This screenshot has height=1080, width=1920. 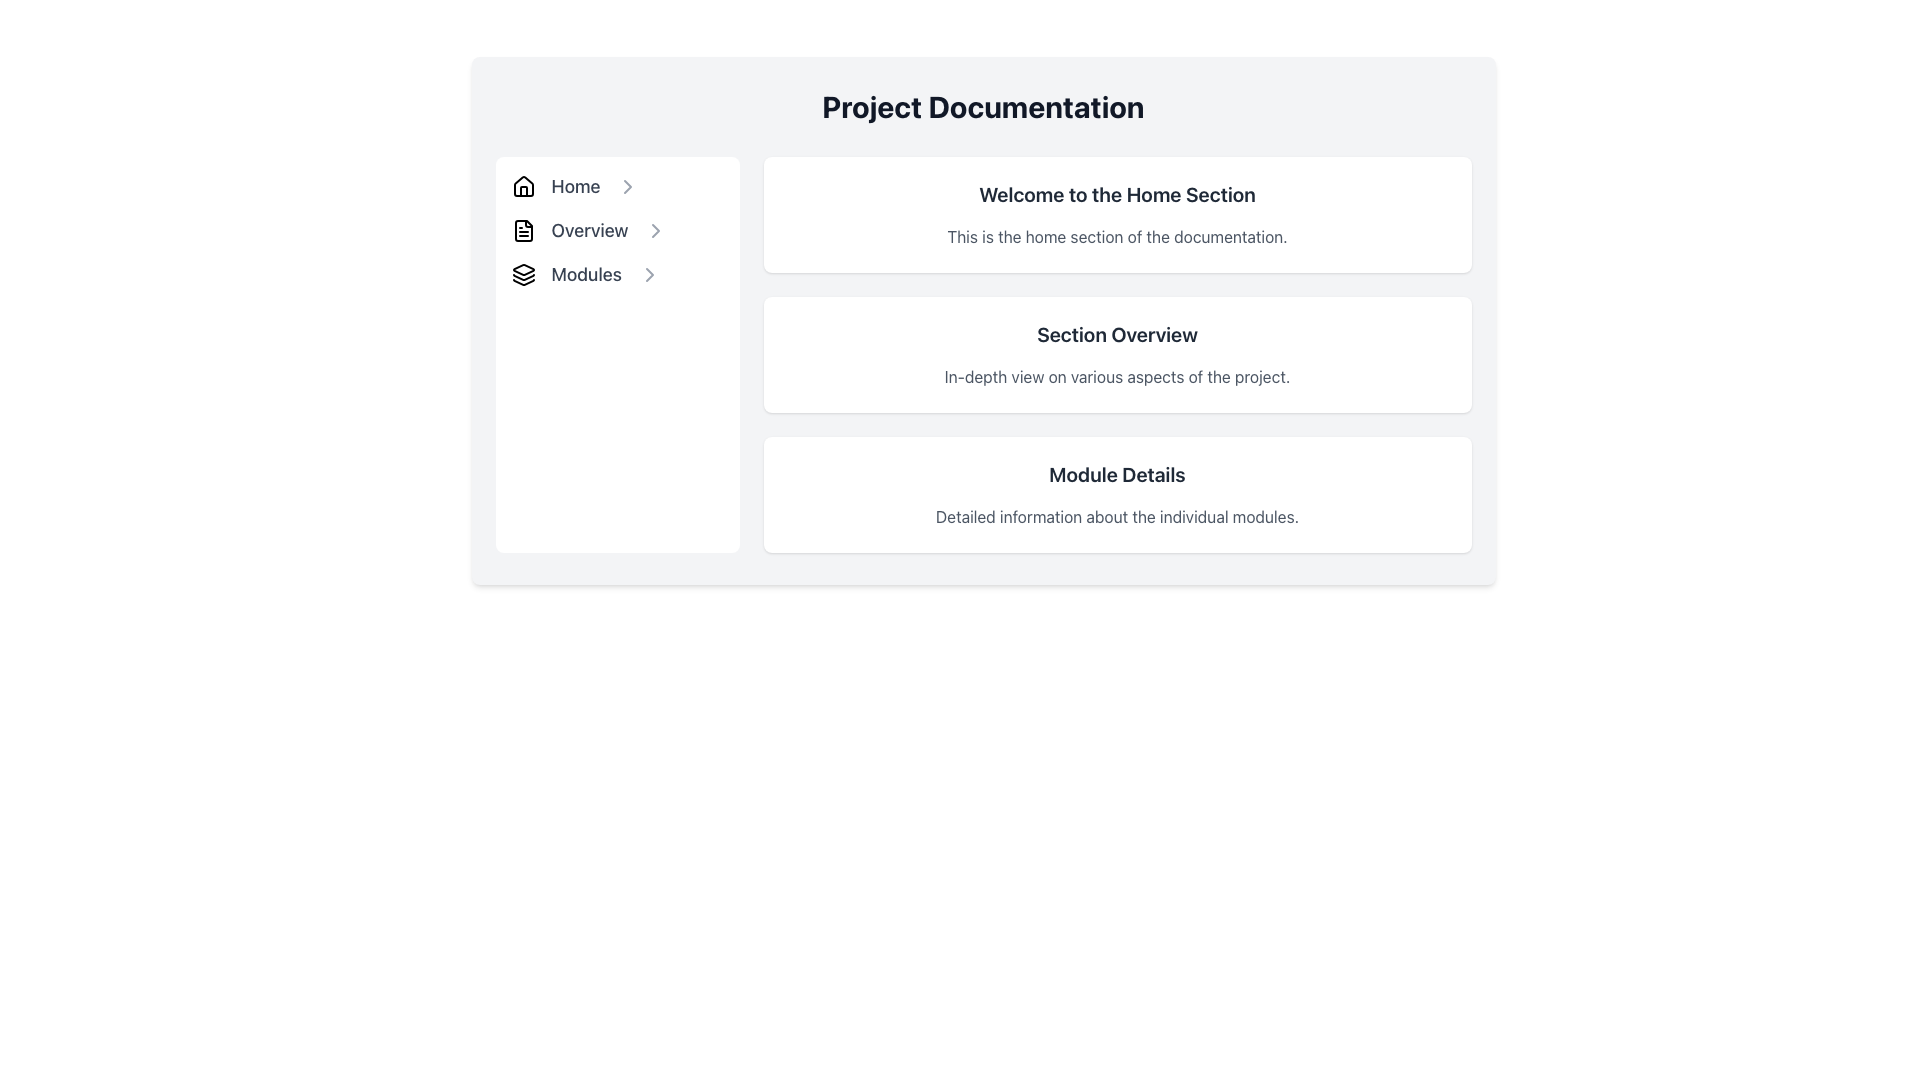 What do you see at coordinates (1116, 195) in the screenshot?
I see `the header text element for the 'Home' section, which provides context to the user about their current view` at bounding box center [1116, 195].